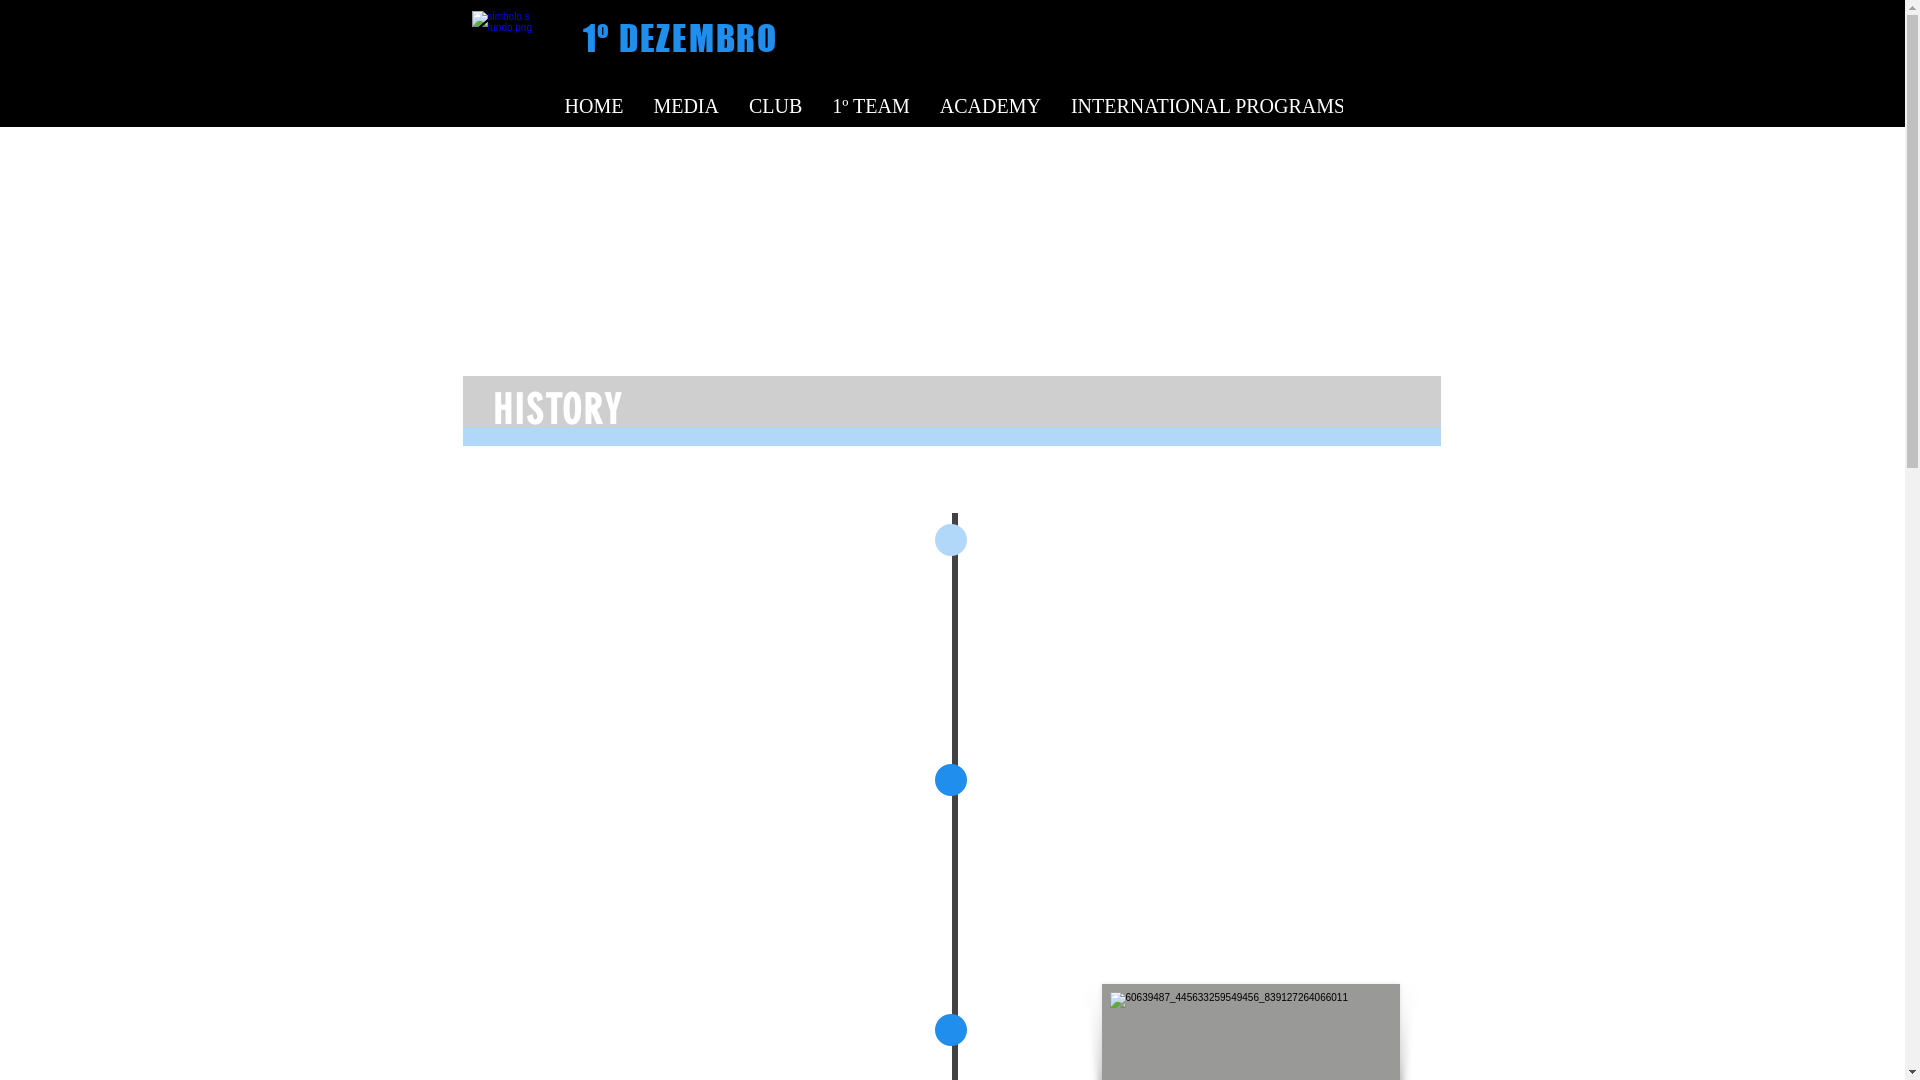  I want to click on 'HOME', so click(593, 109).